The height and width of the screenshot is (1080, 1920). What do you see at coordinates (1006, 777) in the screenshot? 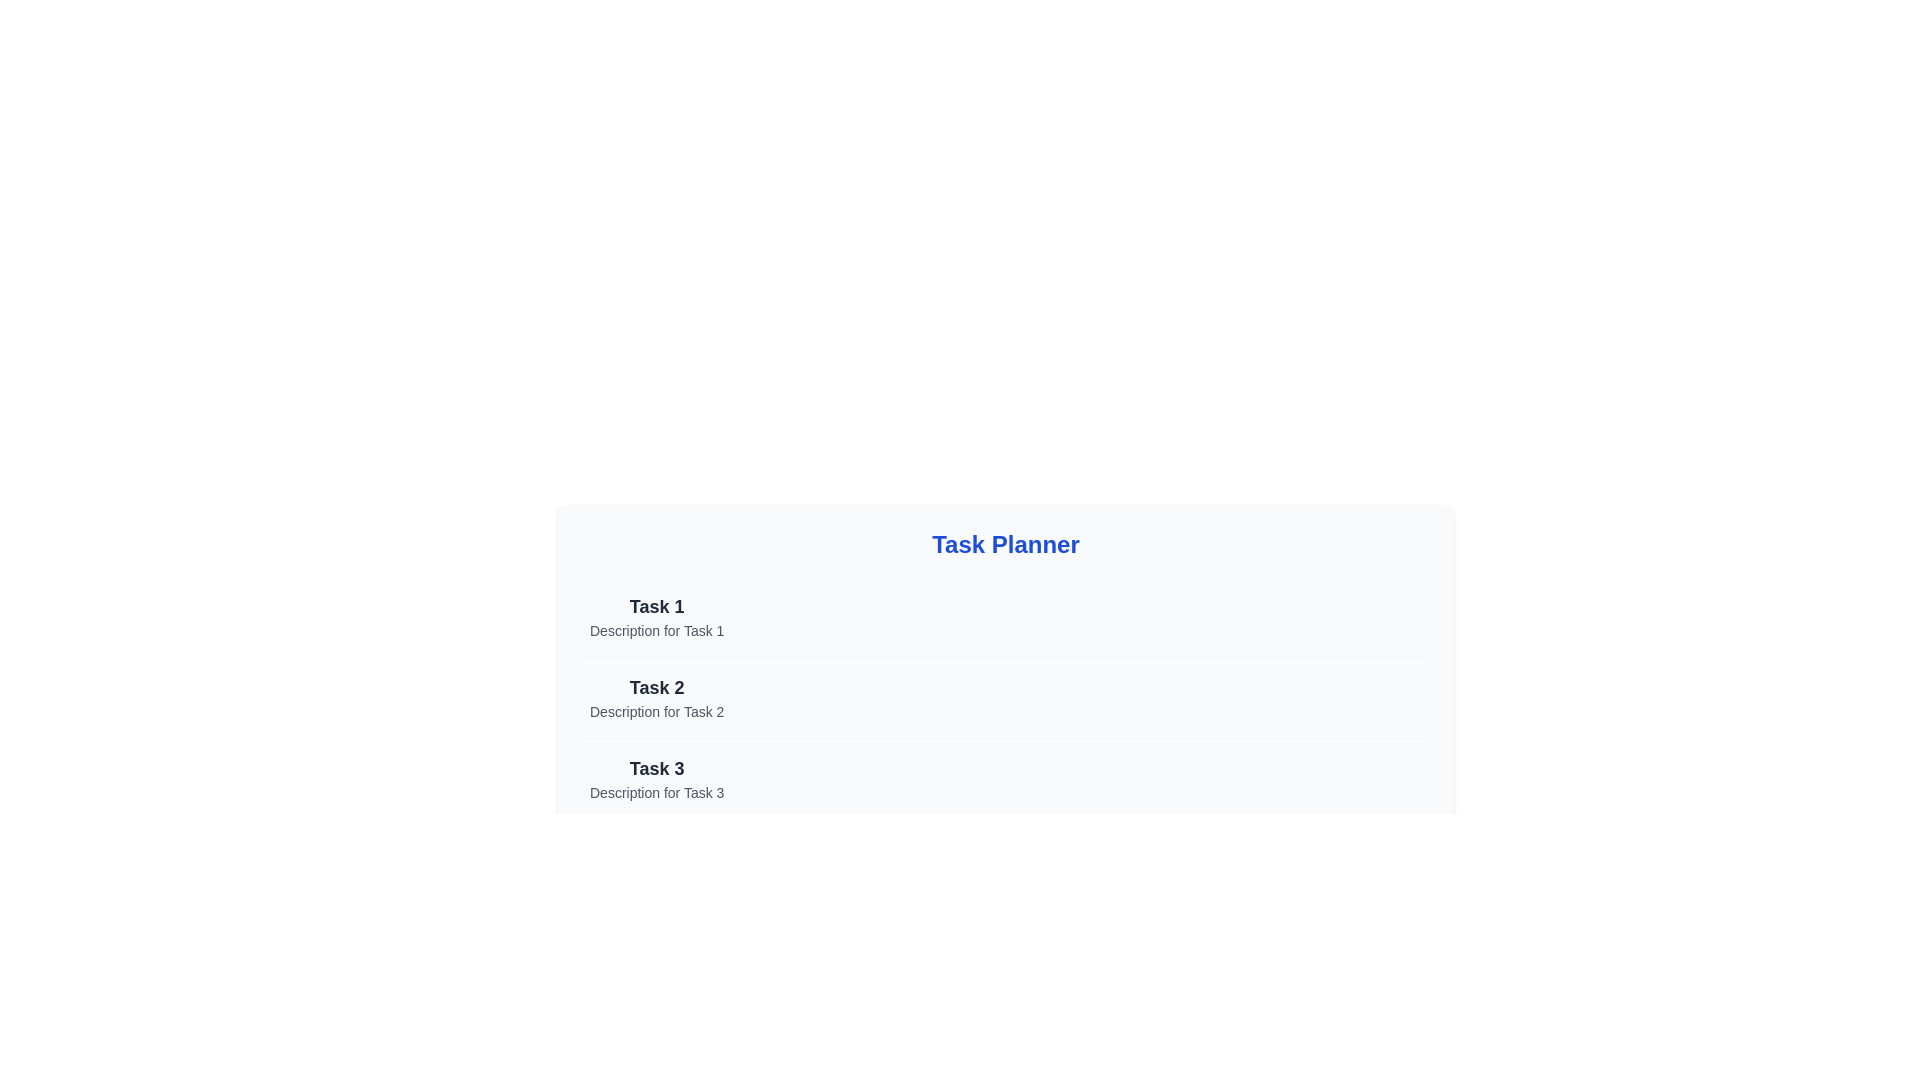
I see `inside the third task entry in the task planning list, which is located between 'Task 2' and 'Task 4'` at bounding box center [1006, 777].